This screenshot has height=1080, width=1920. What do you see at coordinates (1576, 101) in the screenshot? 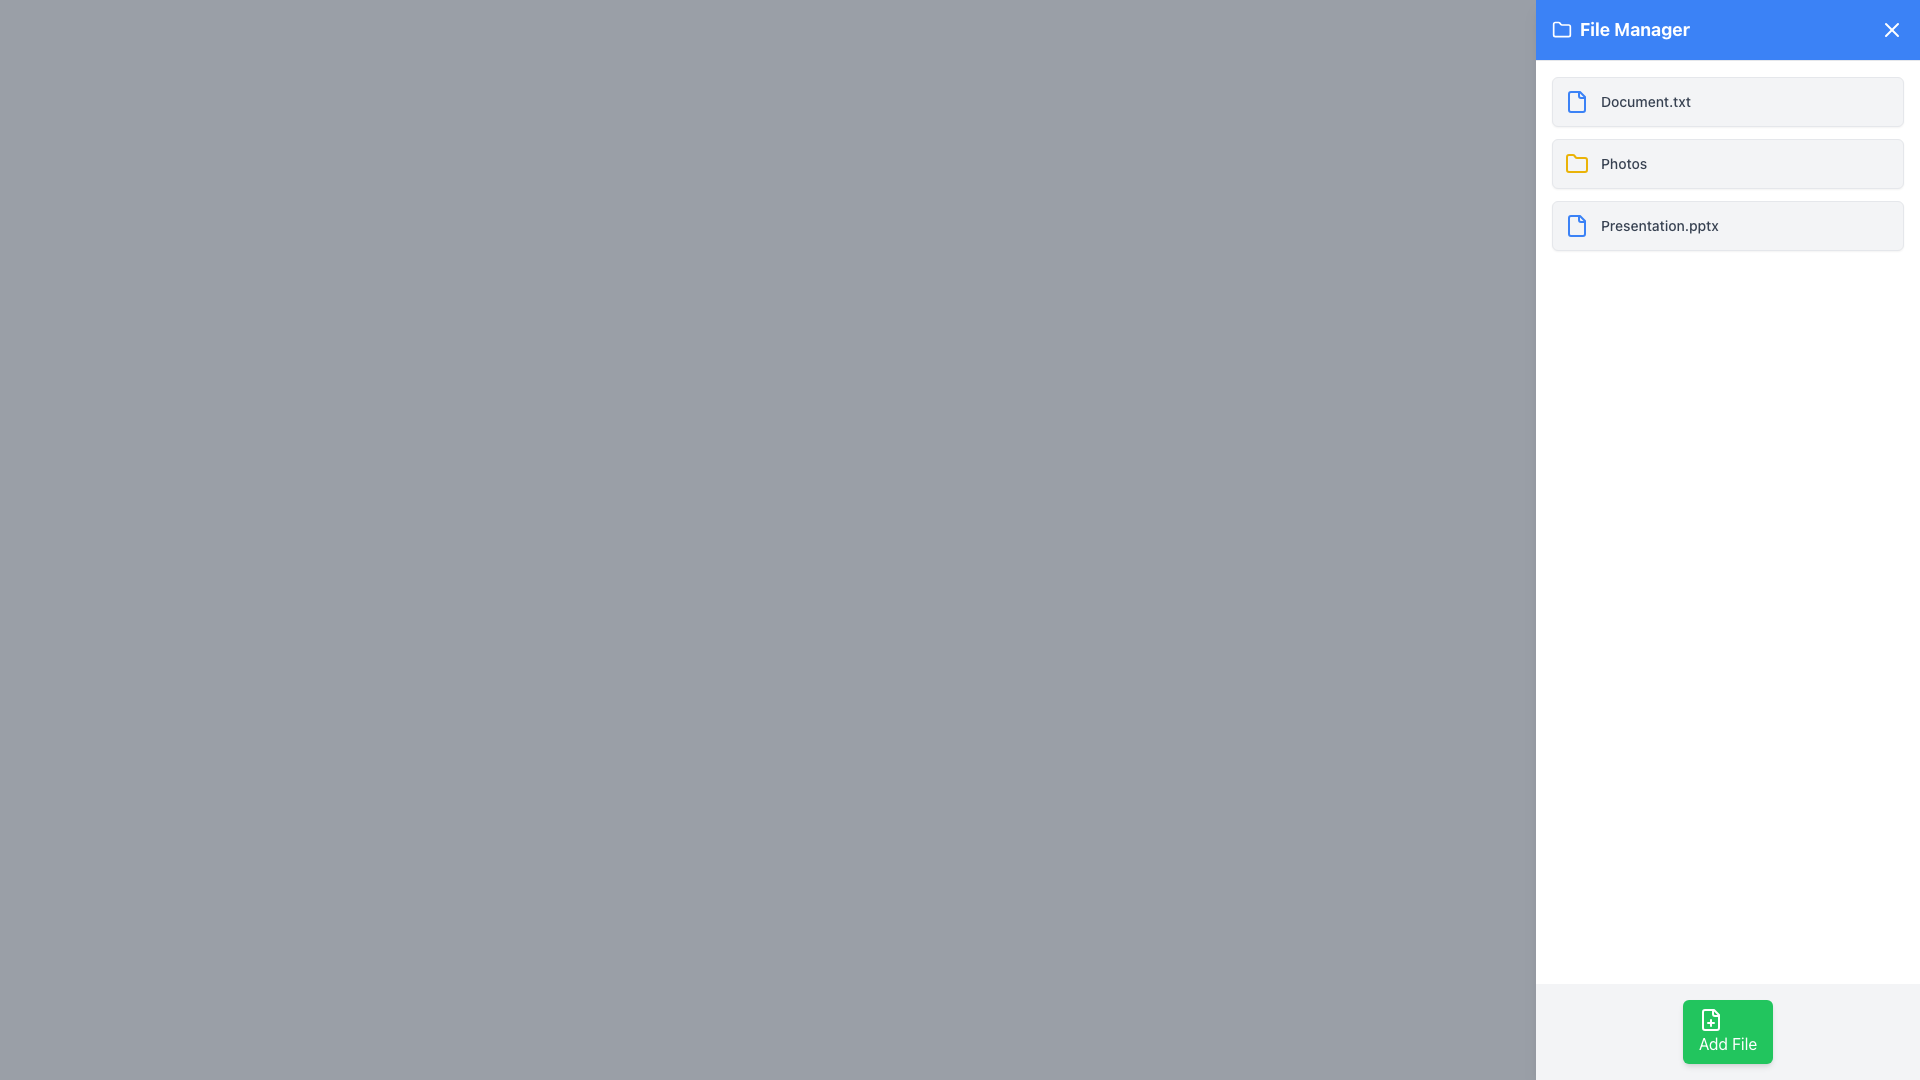
I see `the minimalist blue document icon located next to the text 'Document.txt' in the upper-left section of the list panel` at bounding box center [1576, 101].